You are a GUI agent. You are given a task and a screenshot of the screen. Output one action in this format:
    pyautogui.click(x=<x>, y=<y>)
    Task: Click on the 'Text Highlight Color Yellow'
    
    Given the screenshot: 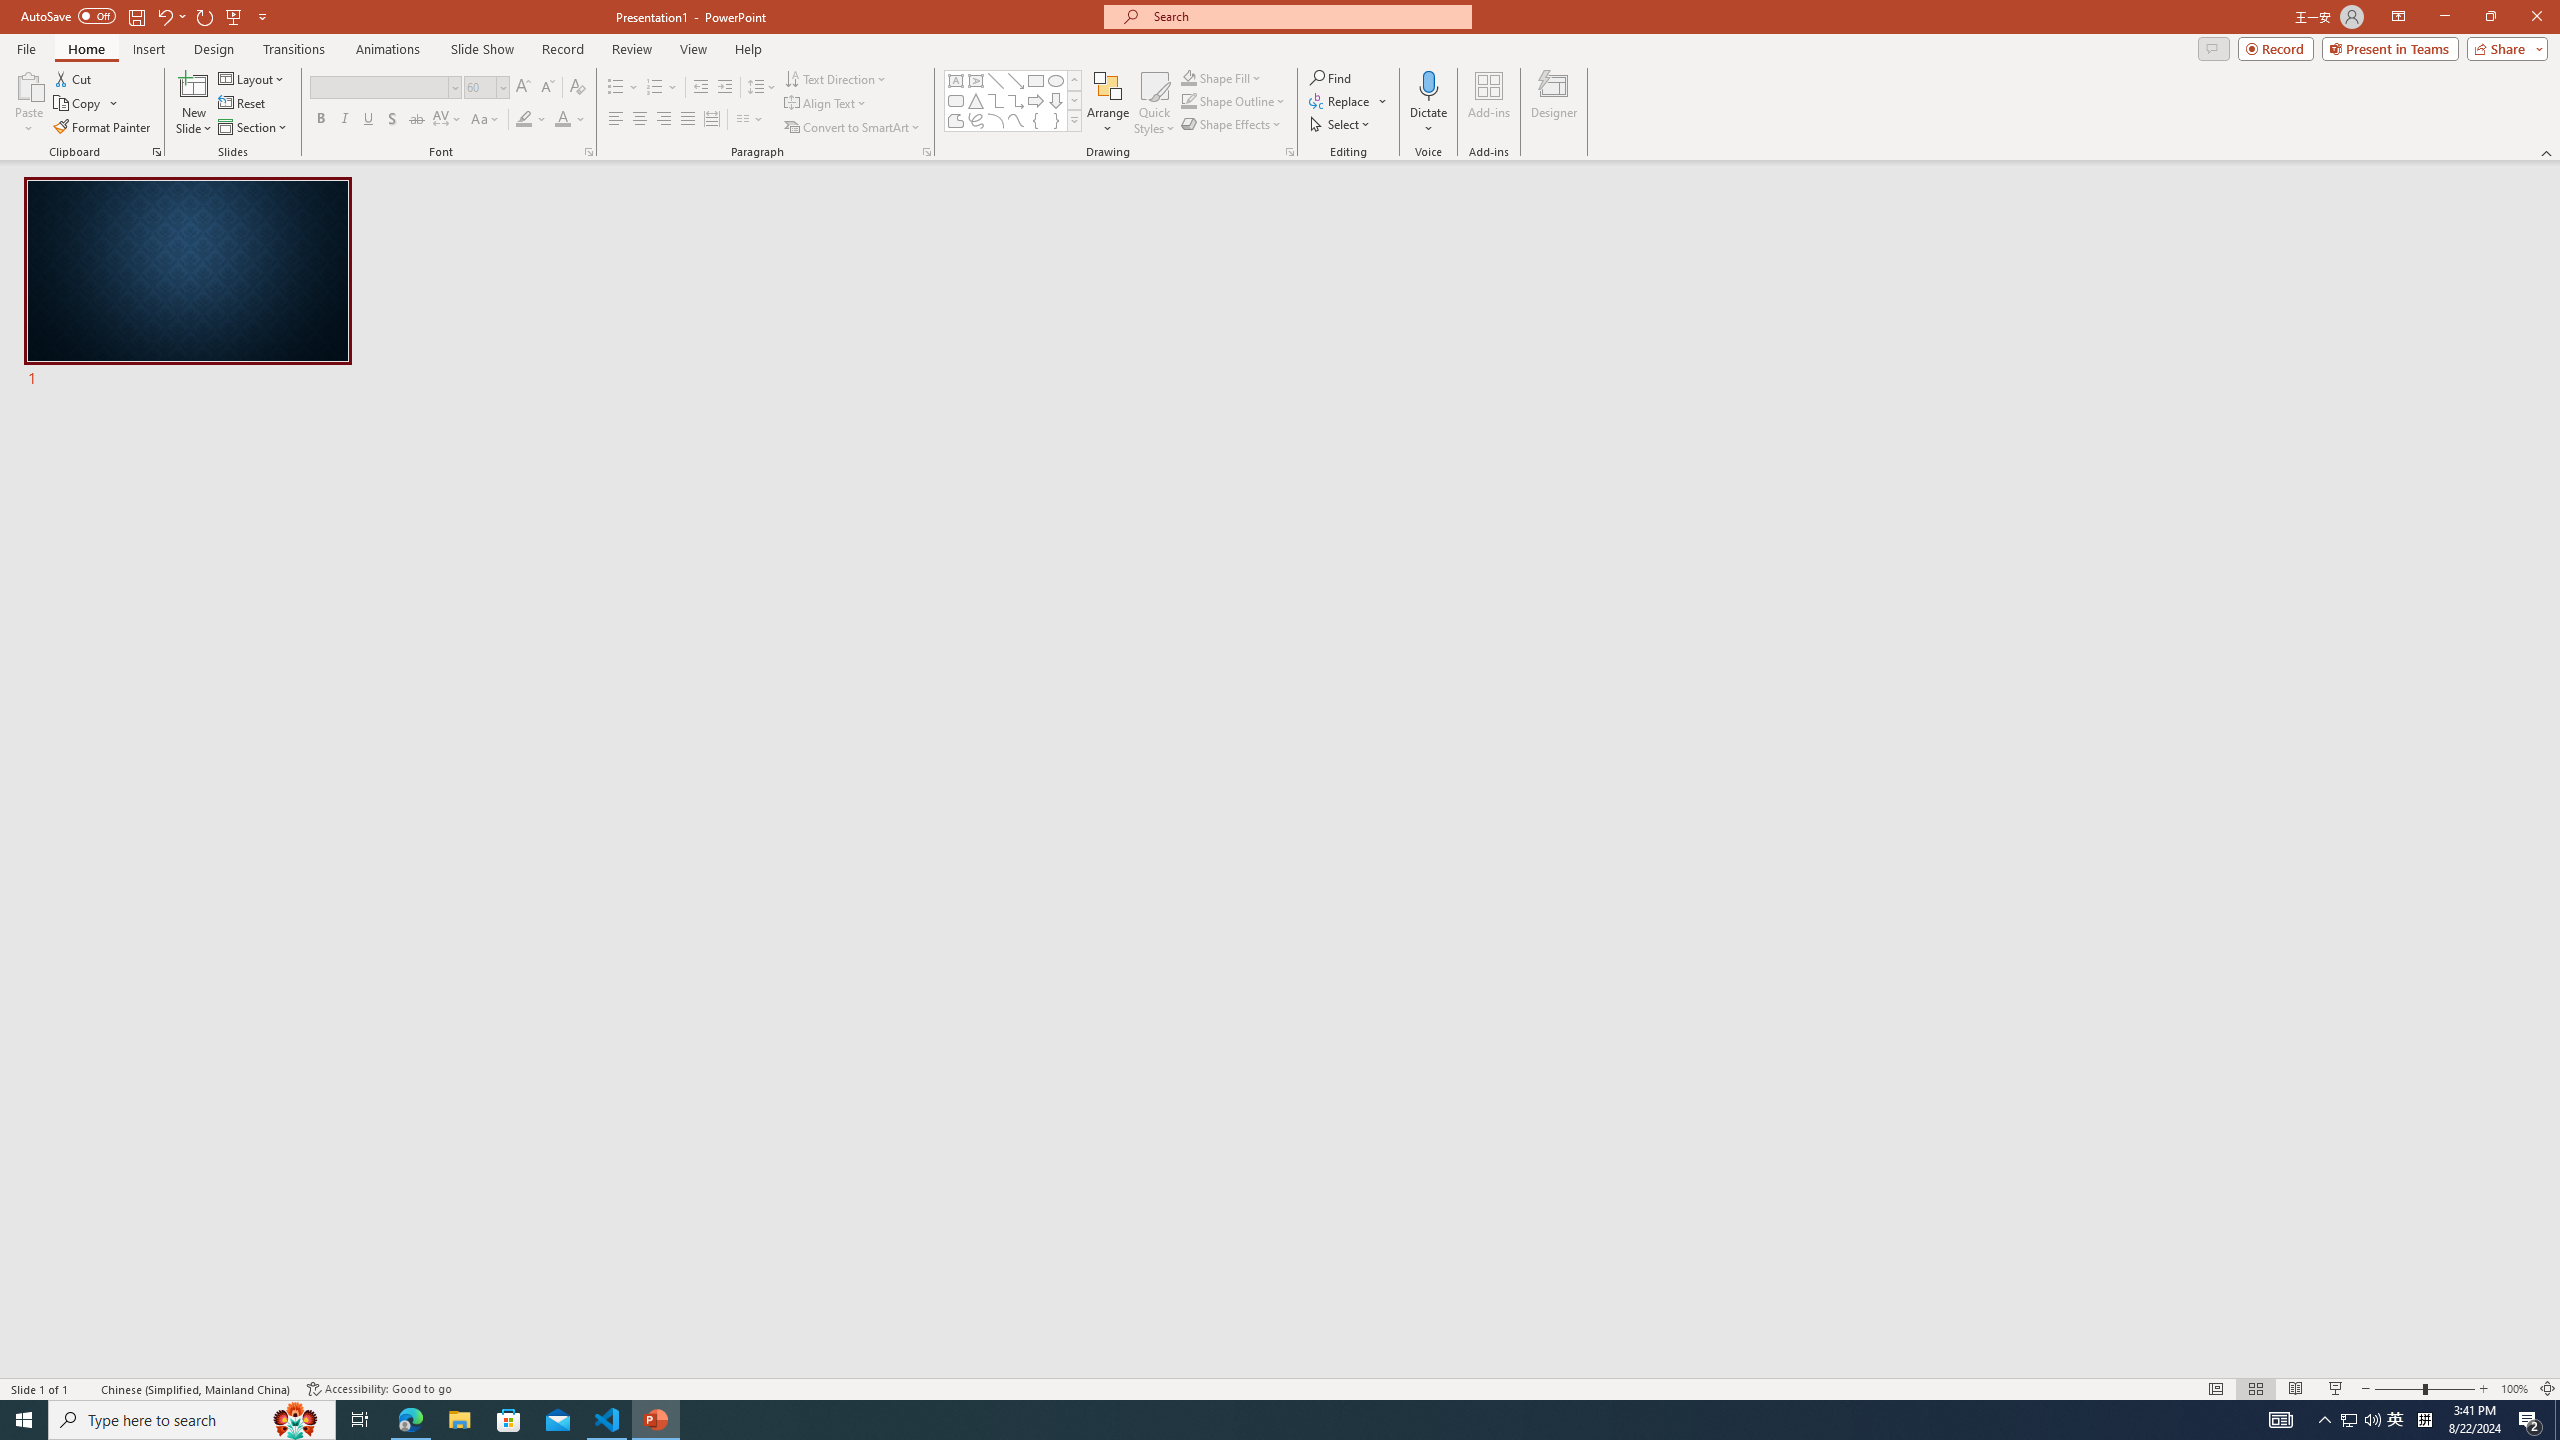 What is the action you would take?
    pyautogui.click(x=522, y=118)
    